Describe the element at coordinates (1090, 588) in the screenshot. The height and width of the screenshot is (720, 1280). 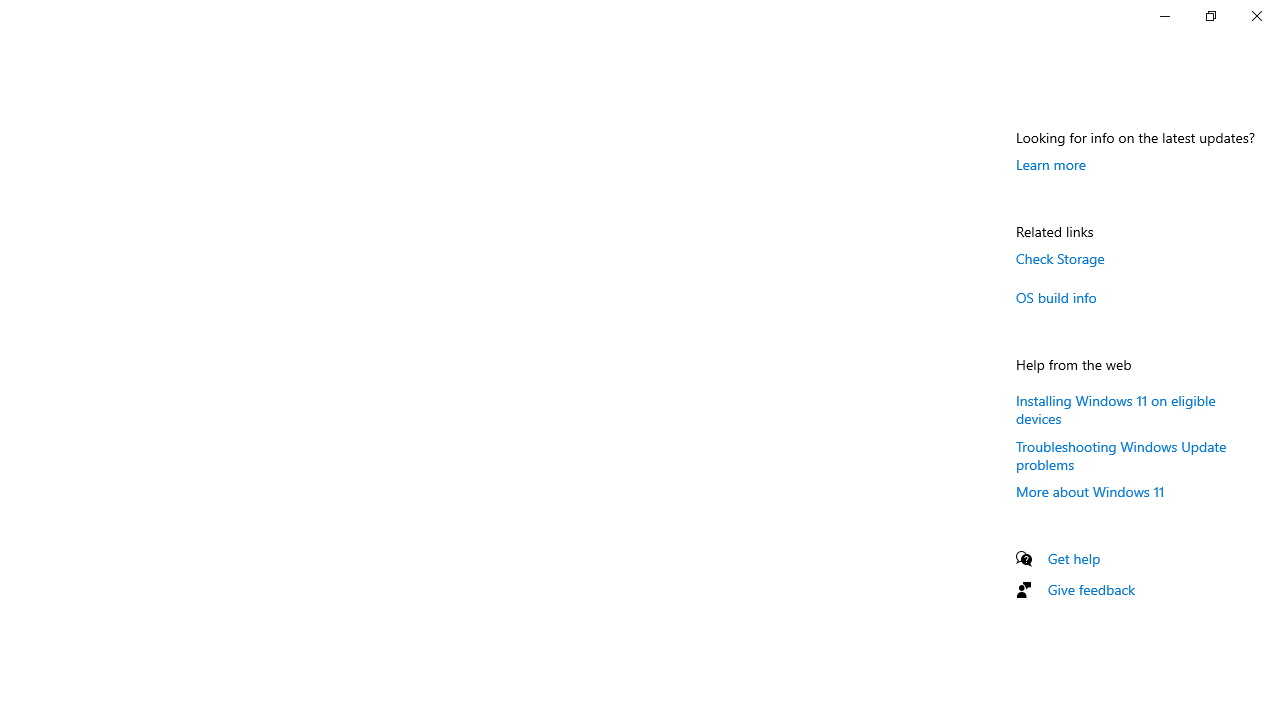
I see `'Give feedback'` at that location.